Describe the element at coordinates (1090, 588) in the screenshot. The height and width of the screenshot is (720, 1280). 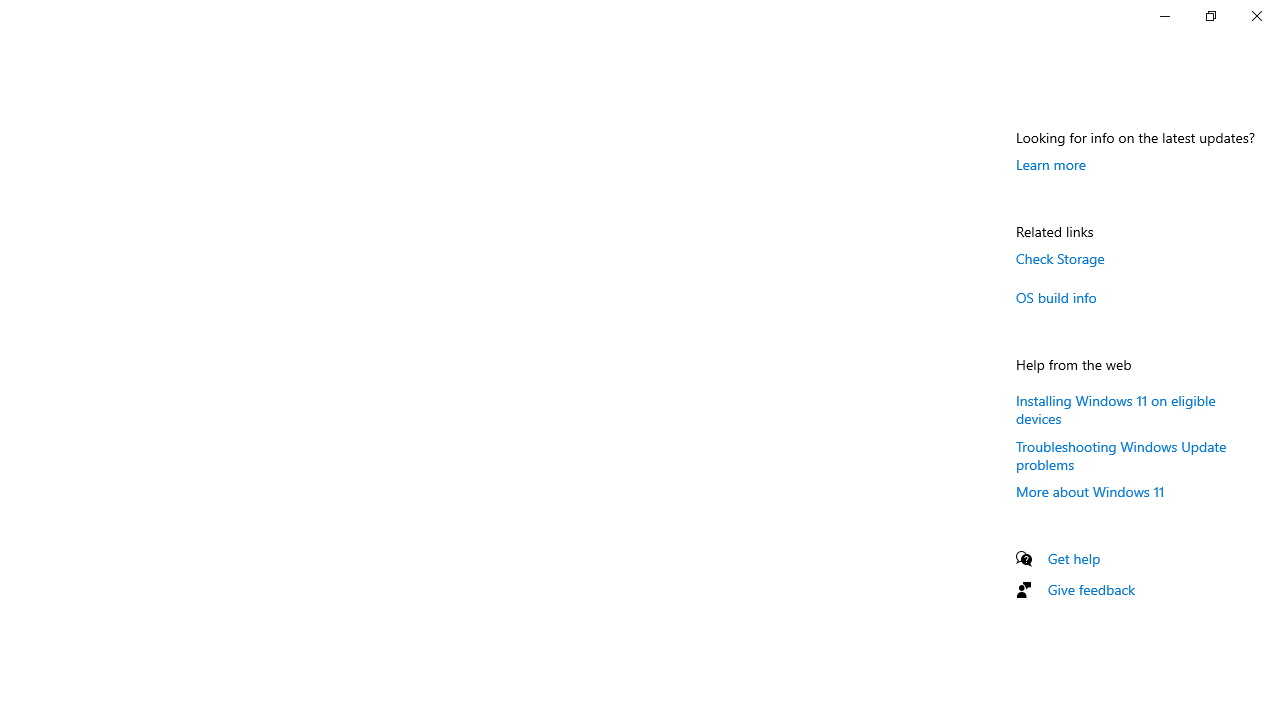
I see `'Give feedback'` at that location.